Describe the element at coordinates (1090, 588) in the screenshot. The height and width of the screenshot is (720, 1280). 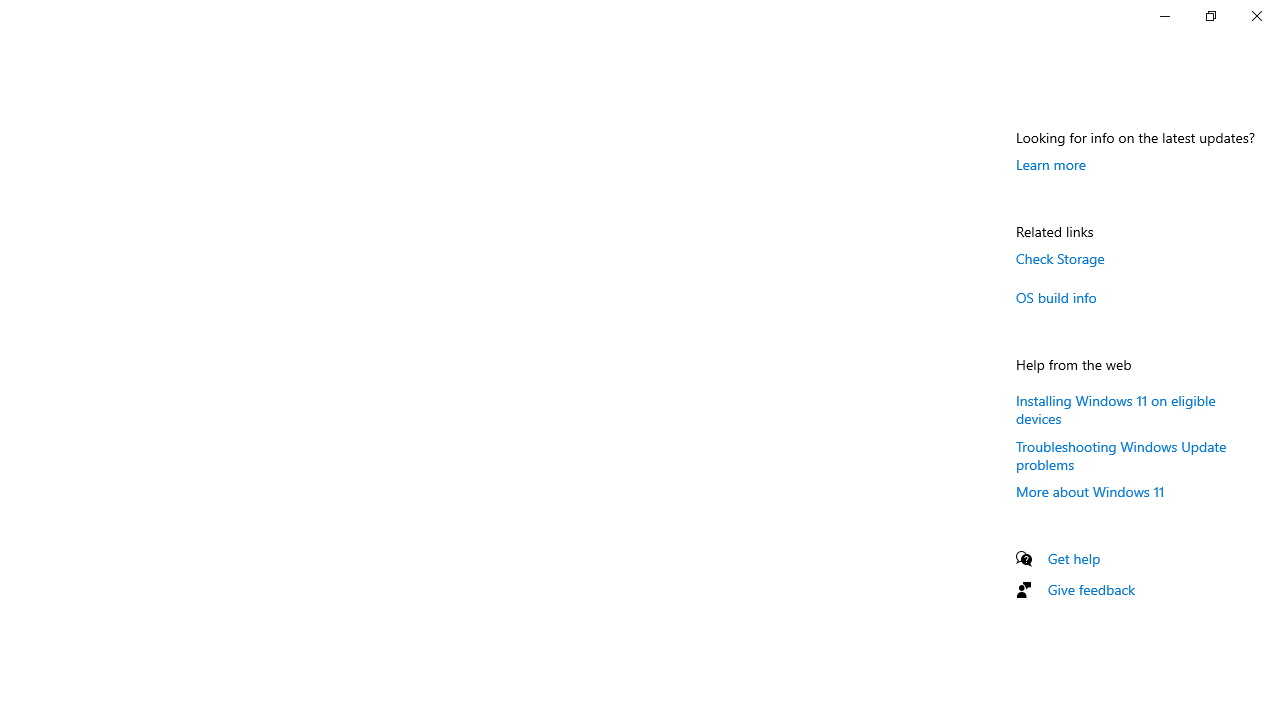
I see `'Give feedback'` at that location.